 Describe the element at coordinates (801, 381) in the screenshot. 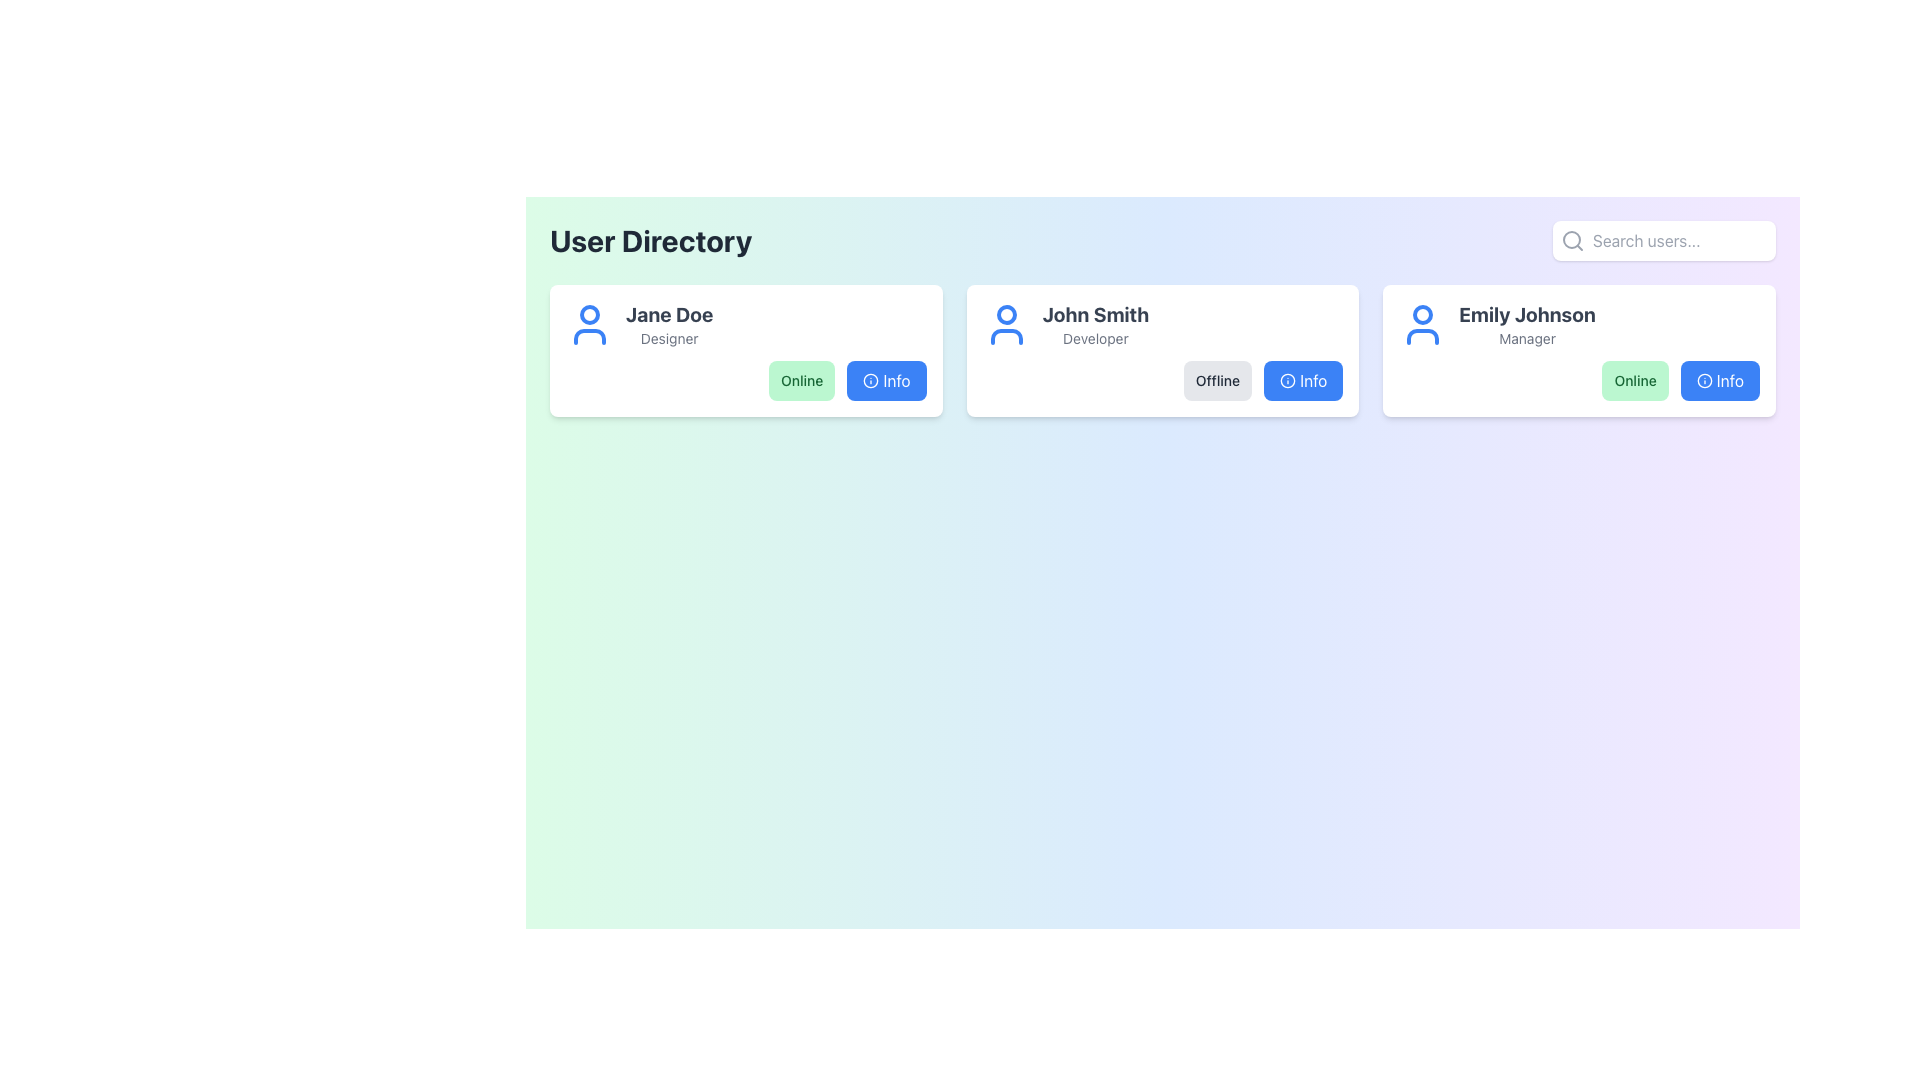

I see `the online status badge located within the user card labeled 'Jane Doe - Designer' to interact with it` at that location.